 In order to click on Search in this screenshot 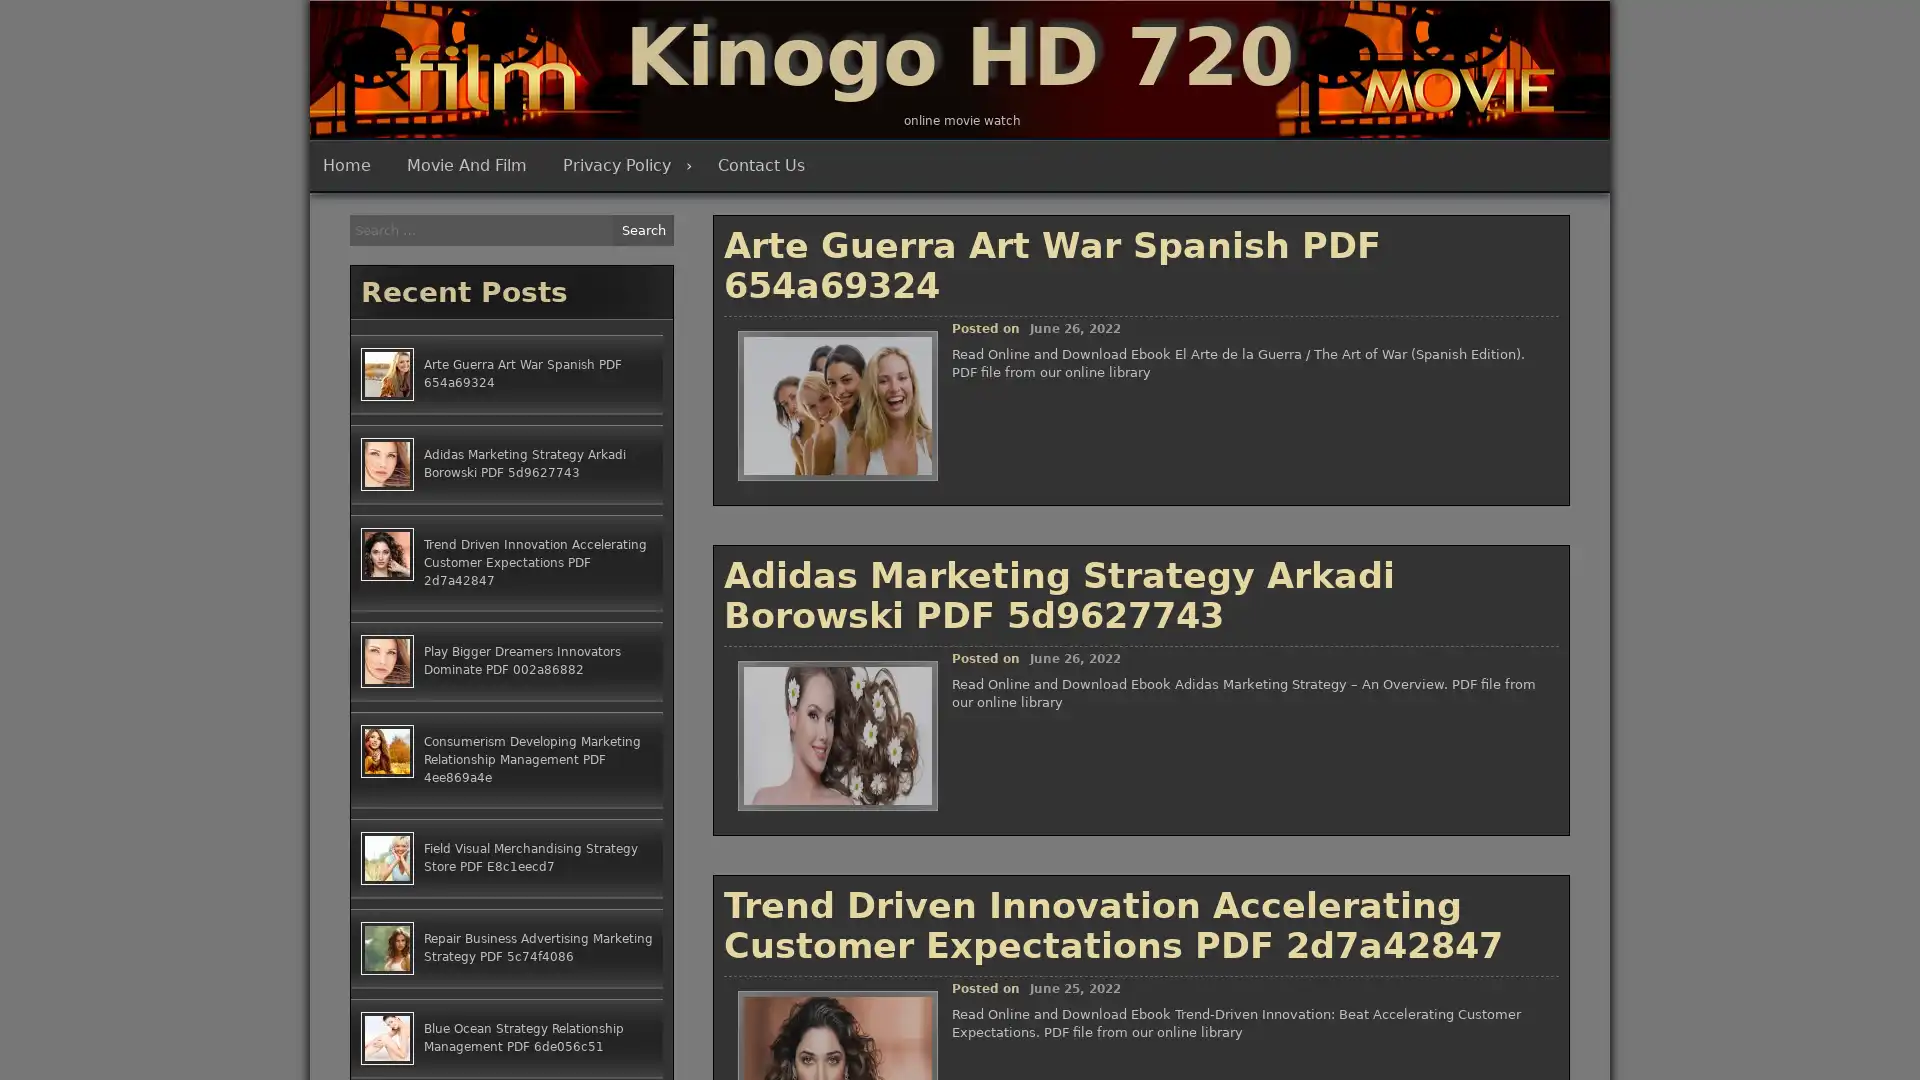, I will do `click(643, 229)`.